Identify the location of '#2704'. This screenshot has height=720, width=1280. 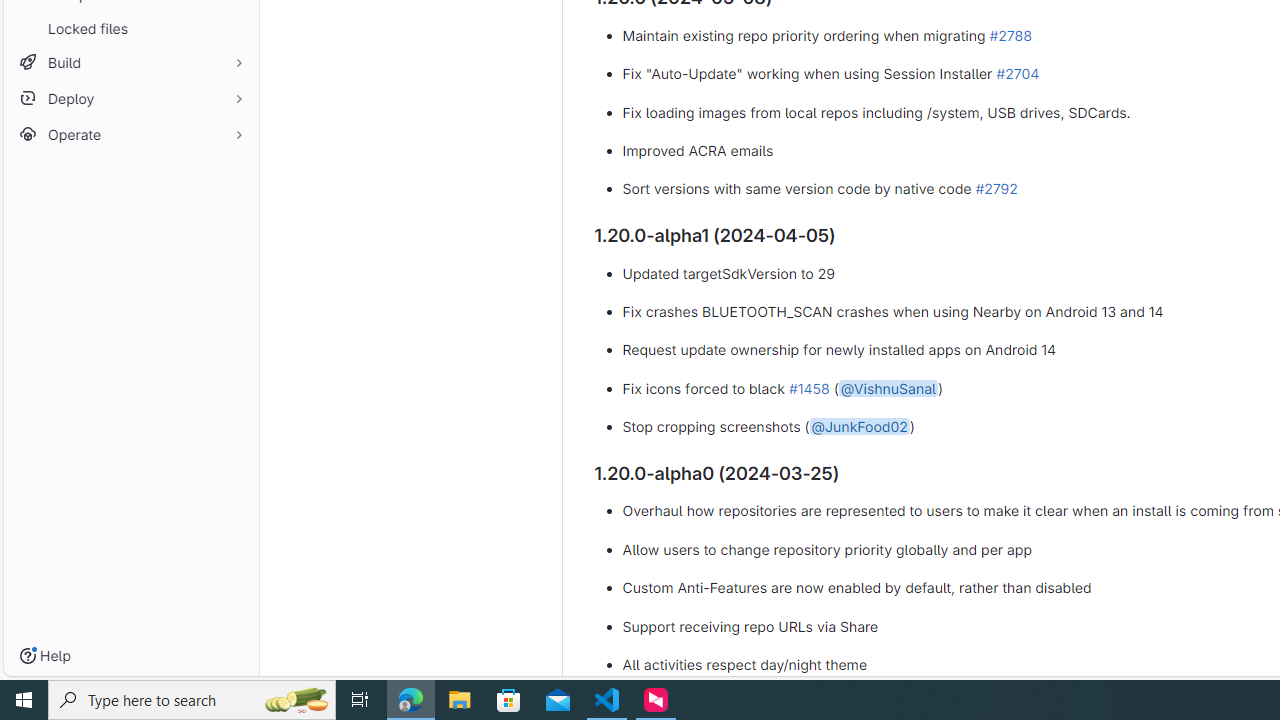
(1017, 72).